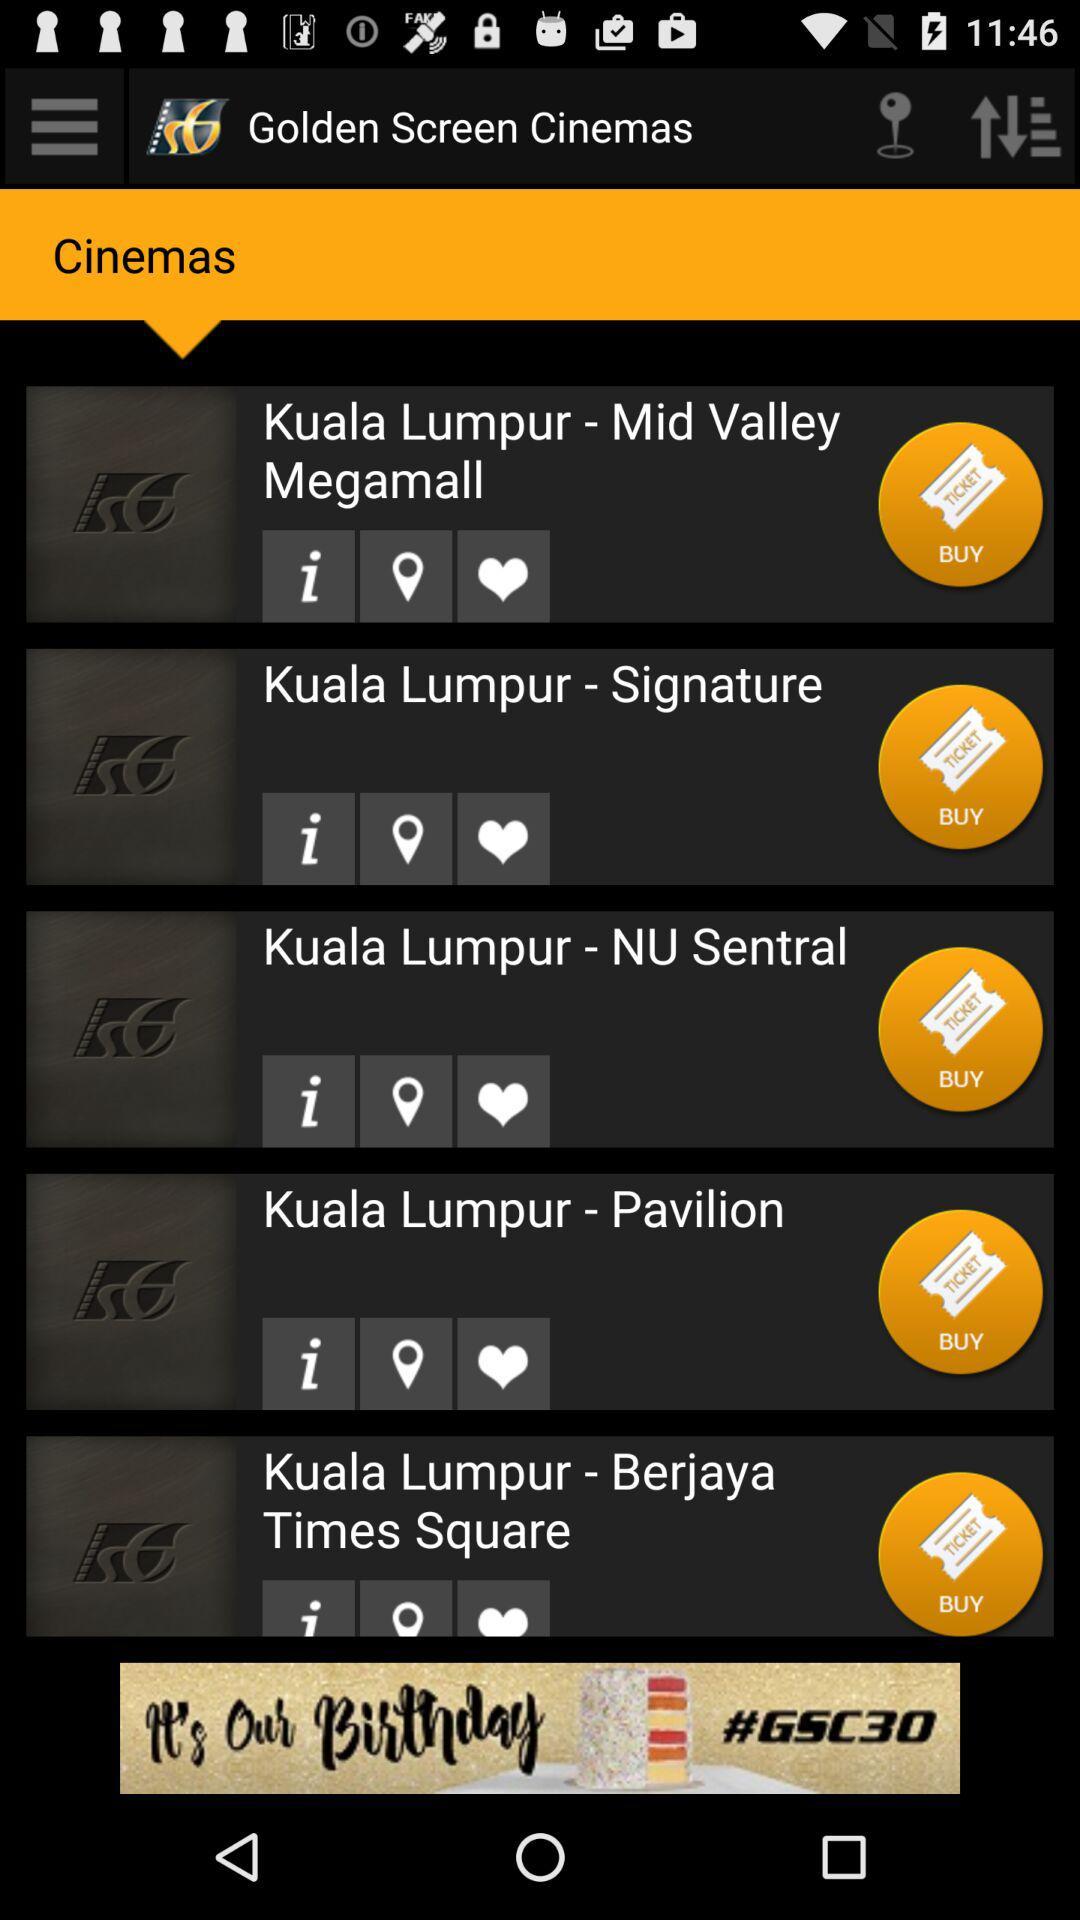 This screenshot has width=1080, height=1920. Describe the element at coordinates (502, 1100) in the screenshot. I see `like the item` at that location.